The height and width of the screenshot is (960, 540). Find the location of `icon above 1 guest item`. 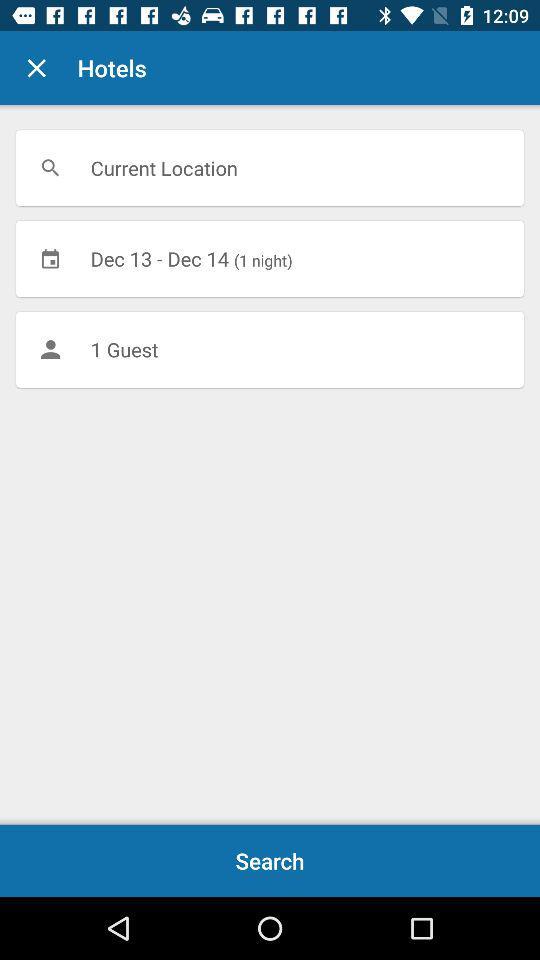

icon above 1 guest item is located at coordinates (270, 257).